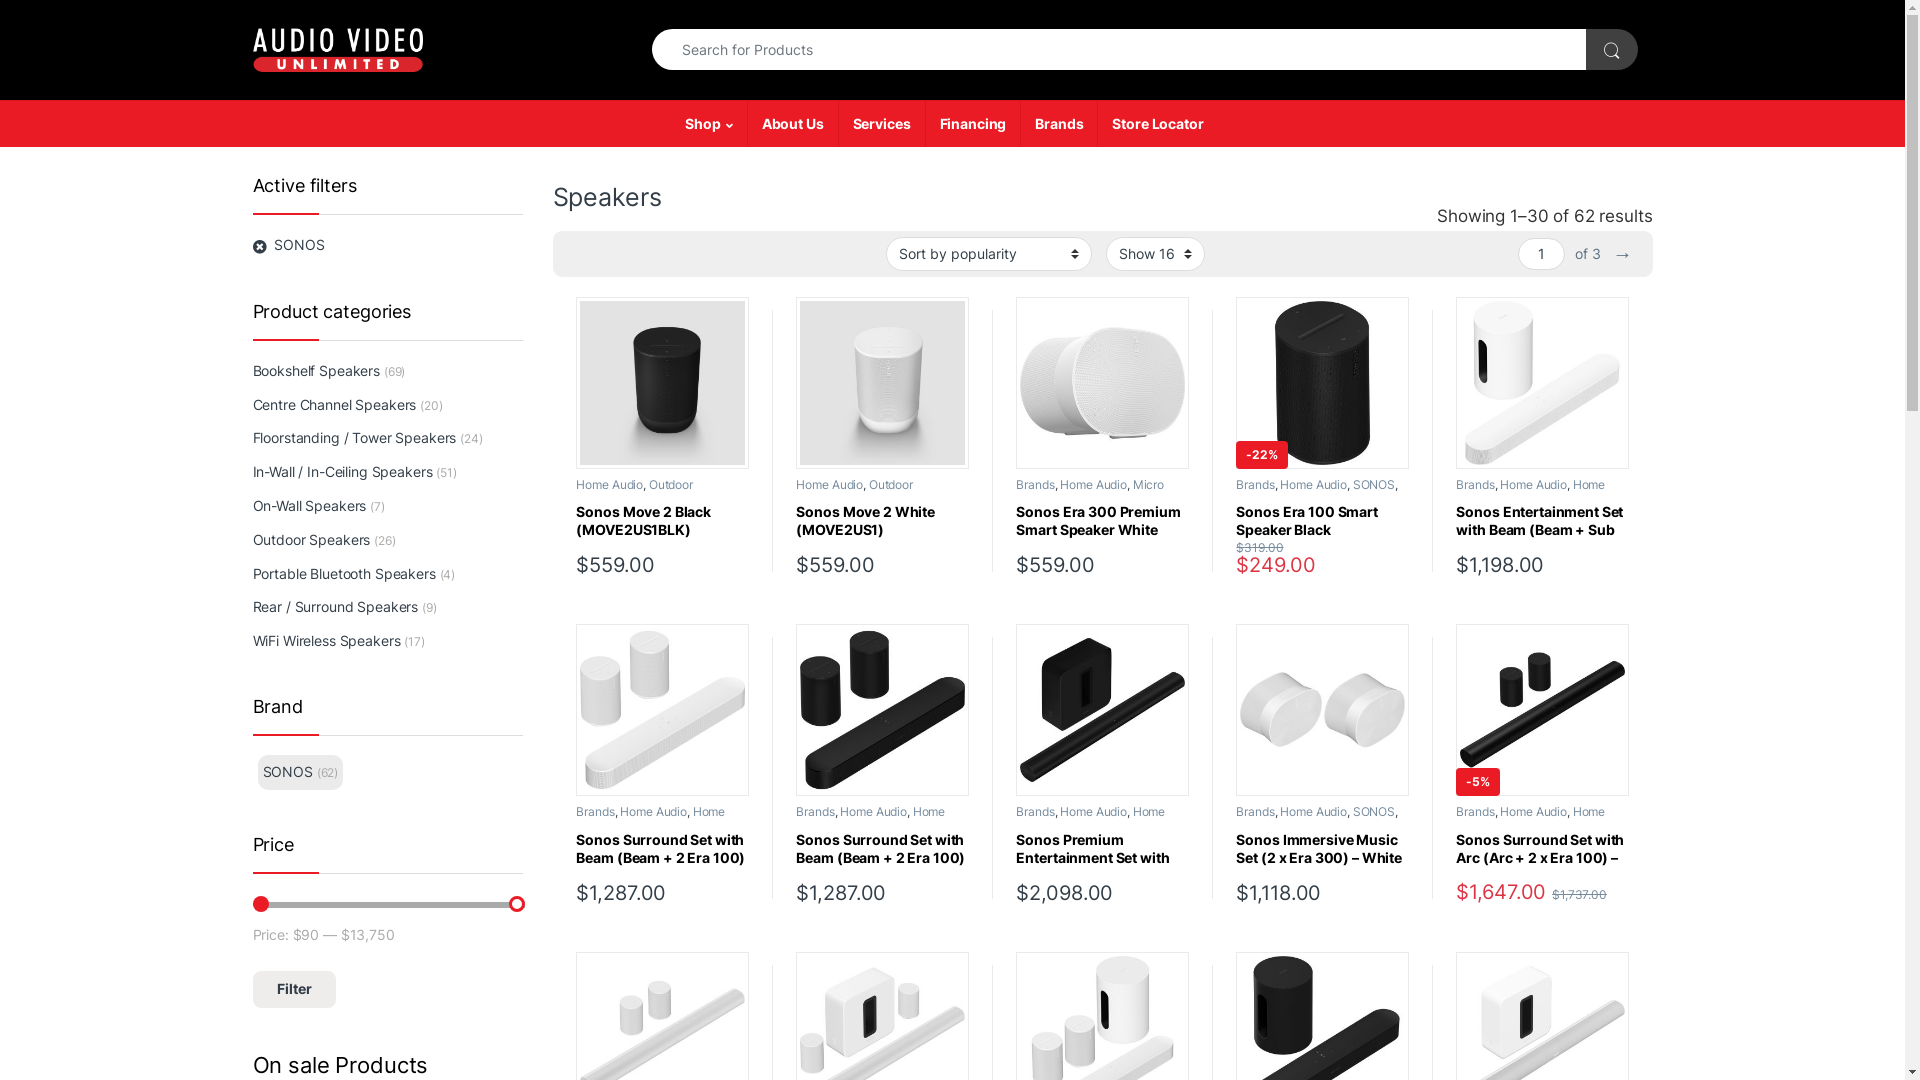 This screenshot has width=1920, height=1080. I want to click on 'Floorstanding / Tower Speakers', so click(354, 438).